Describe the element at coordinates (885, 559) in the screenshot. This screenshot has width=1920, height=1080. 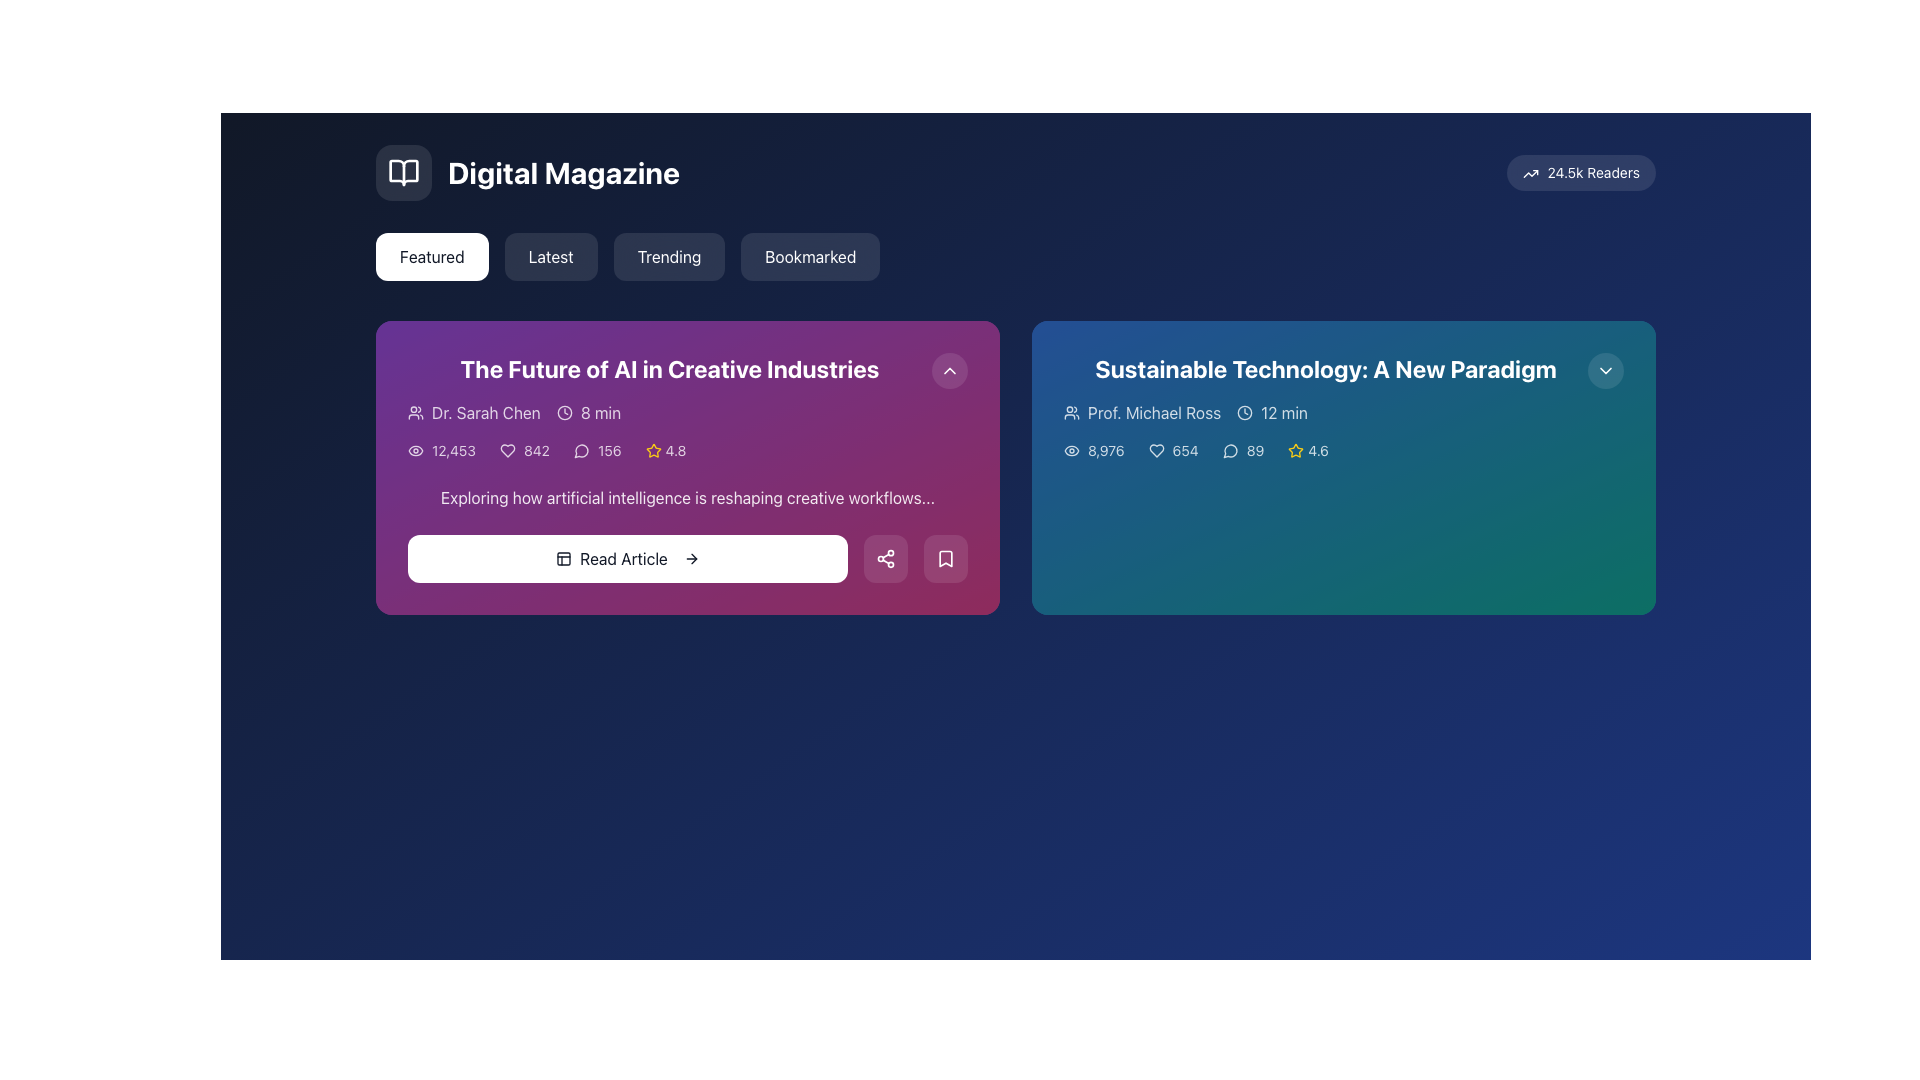
I see `the square-shaped button with a purple gradient background and a white node-link icon, located at the bottom-right corner of the card labeled 'The Future of AI in Creative Industries'` at that location.